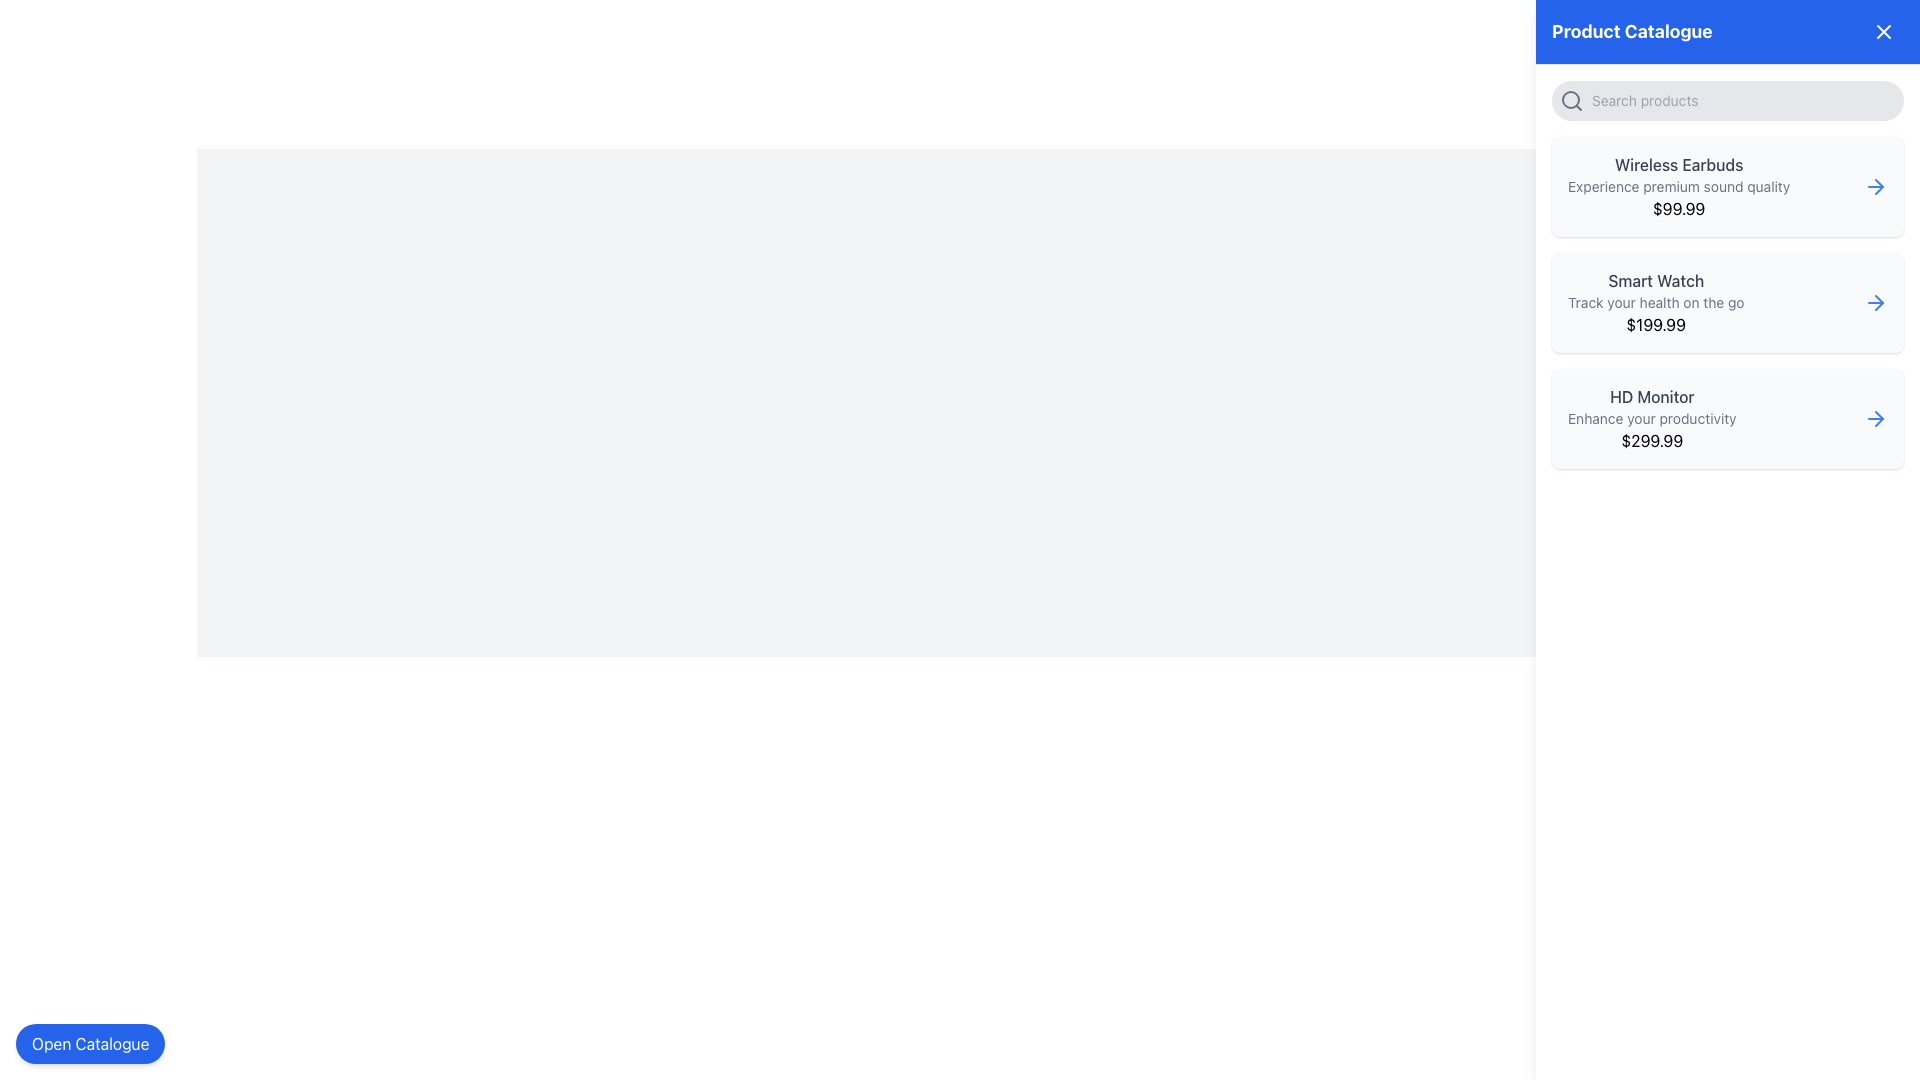 Image resolution: width=1920 pixels, height=1080 pixels. I want to click on descriptive tagline for the product 'HD Monitor' located below the title 'HD Monitor' and above the price '$299.99' in the product card, so click(1652, 418).